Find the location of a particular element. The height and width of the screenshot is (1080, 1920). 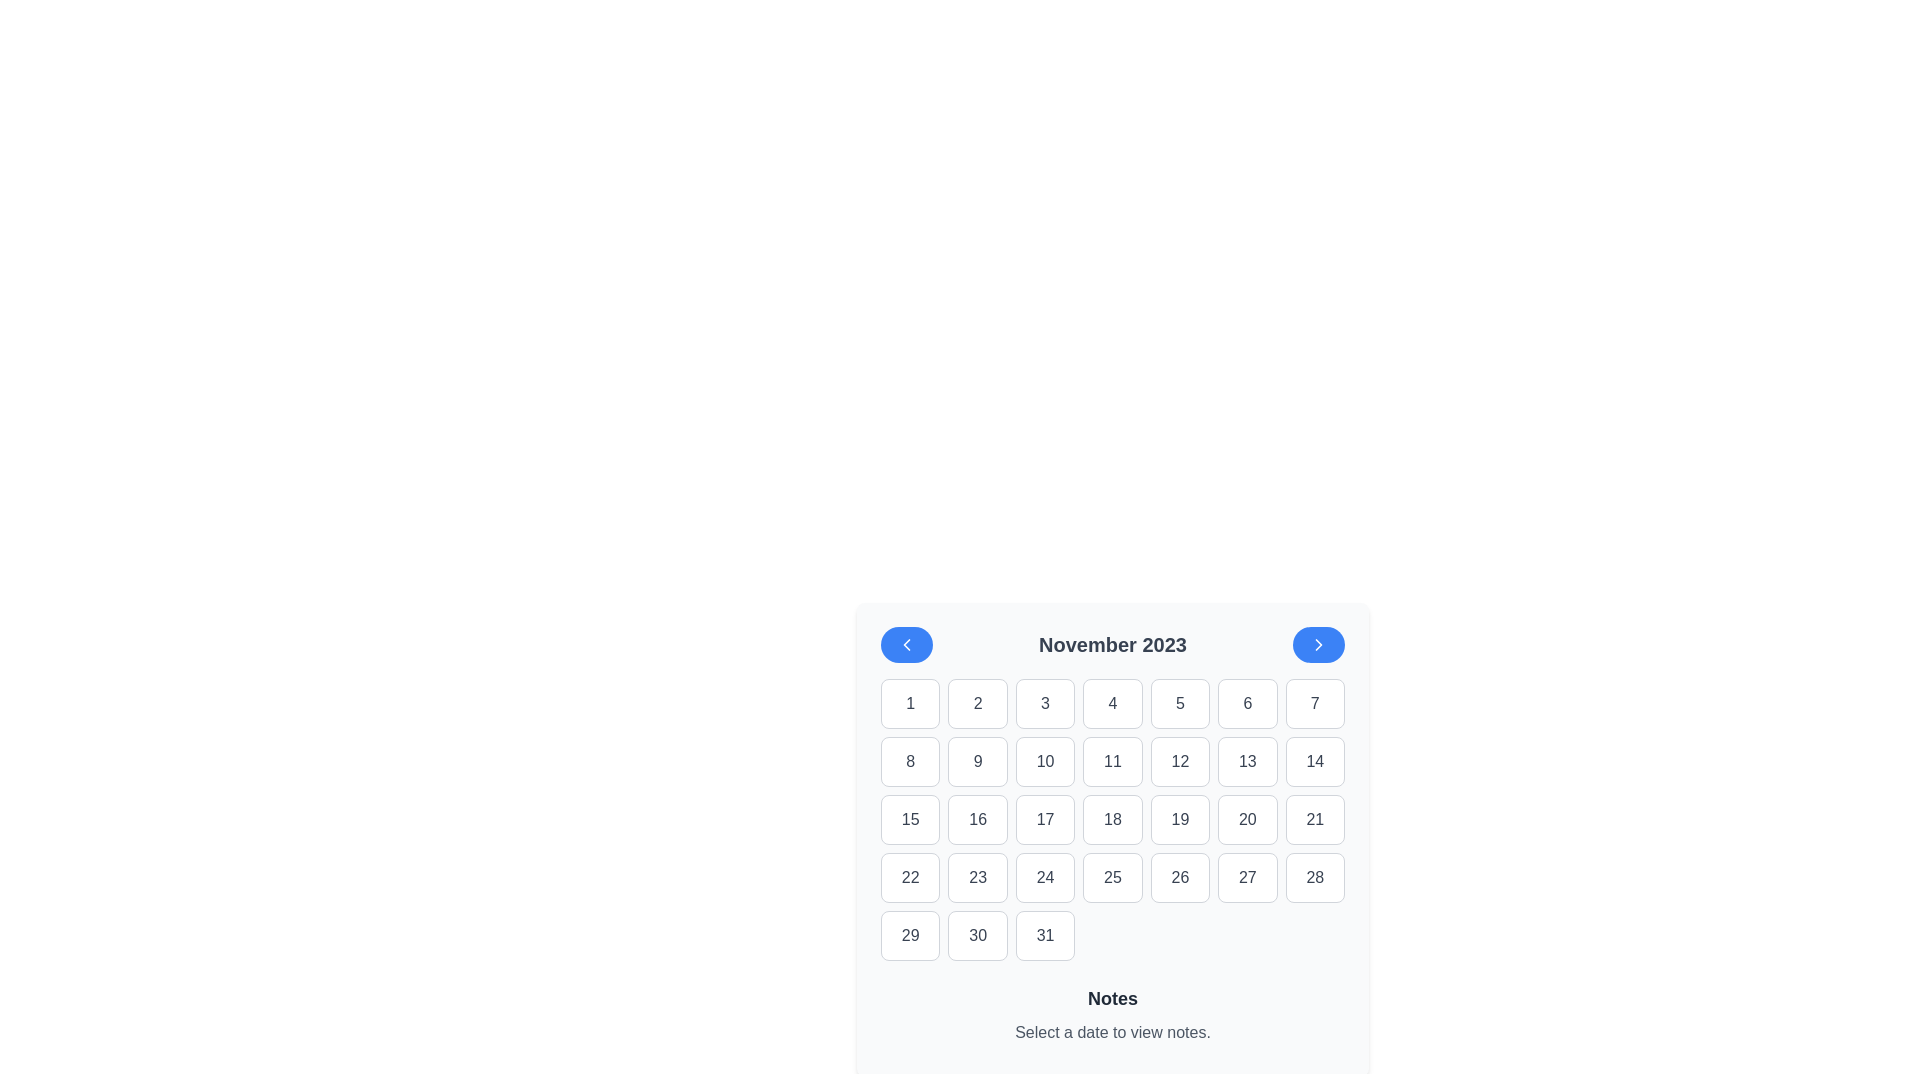

the leftward chevron icon located inside the circular blue button at the top-left corner of the calendar widget is located at coordinates (906, 644).